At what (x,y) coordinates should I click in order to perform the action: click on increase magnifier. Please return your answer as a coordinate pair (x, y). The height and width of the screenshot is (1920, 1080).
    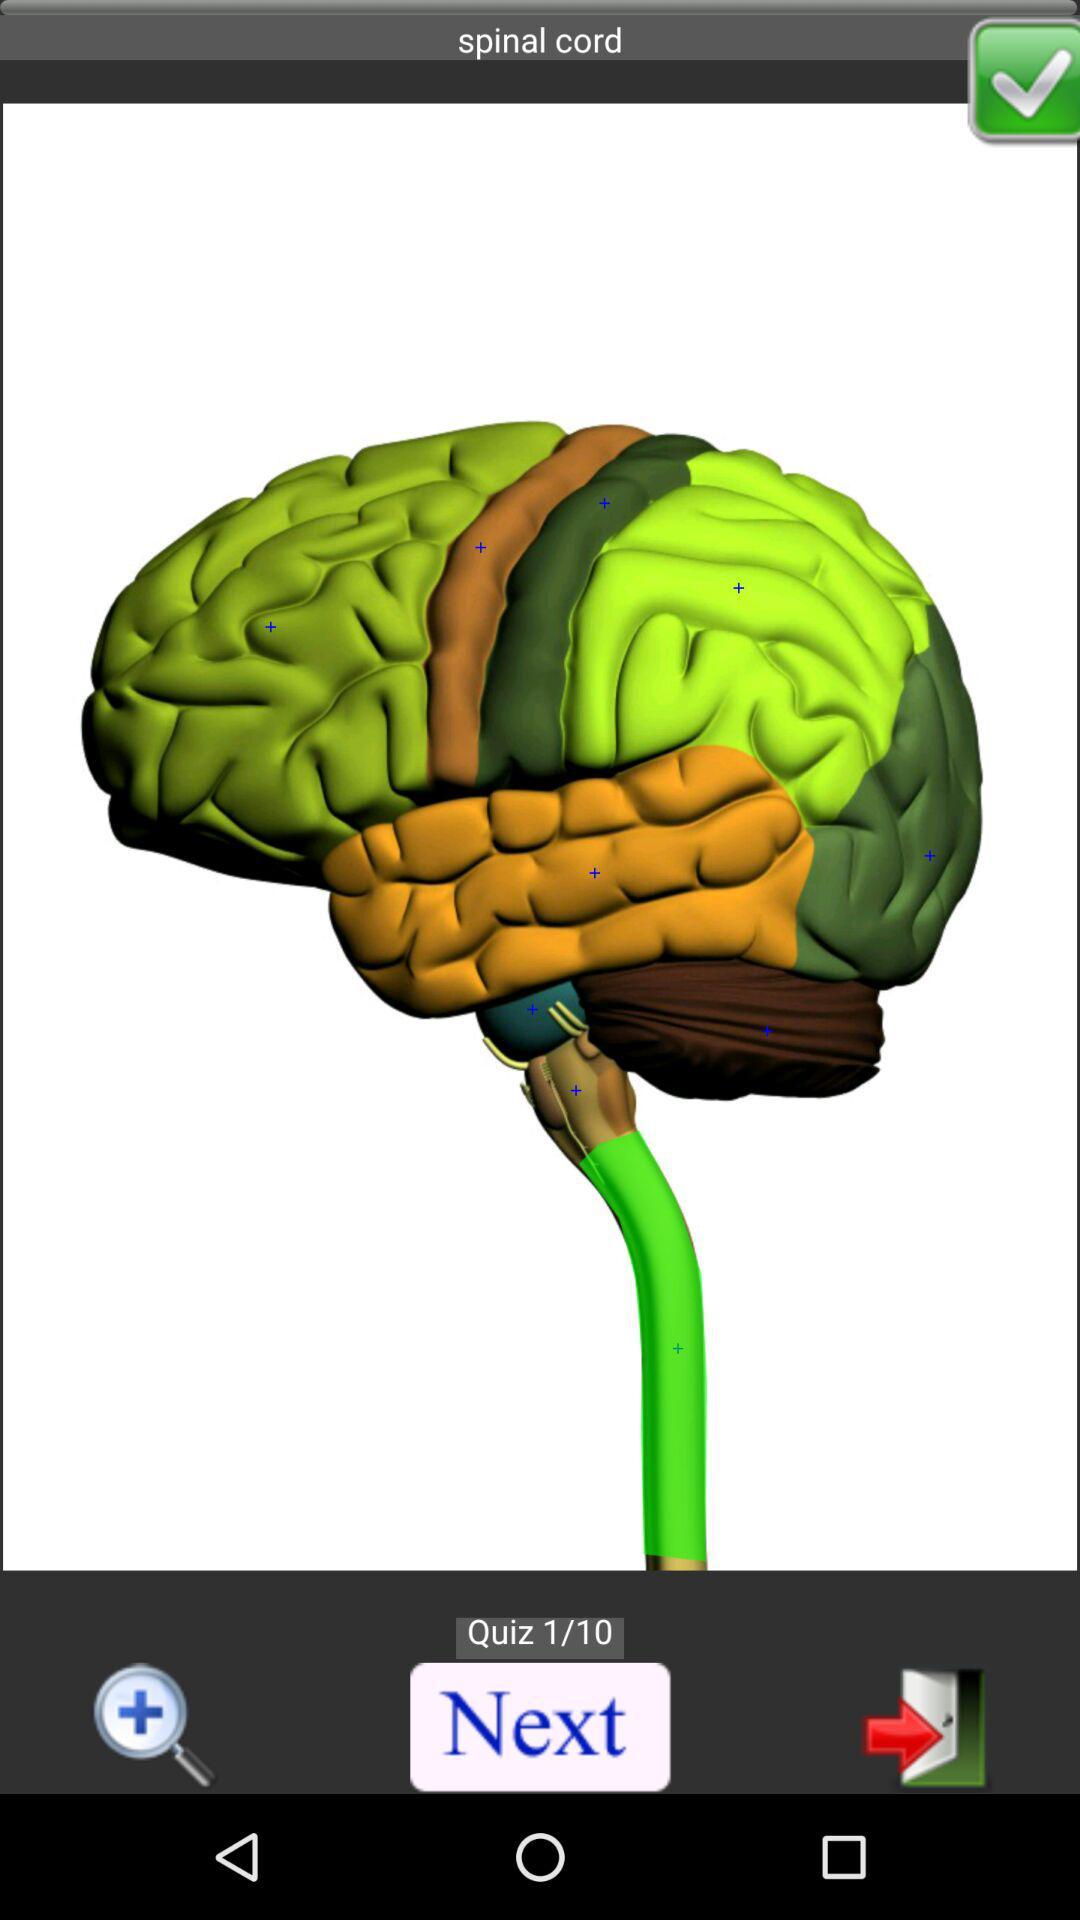
    Looking at the image, I should click on (156, 1727).